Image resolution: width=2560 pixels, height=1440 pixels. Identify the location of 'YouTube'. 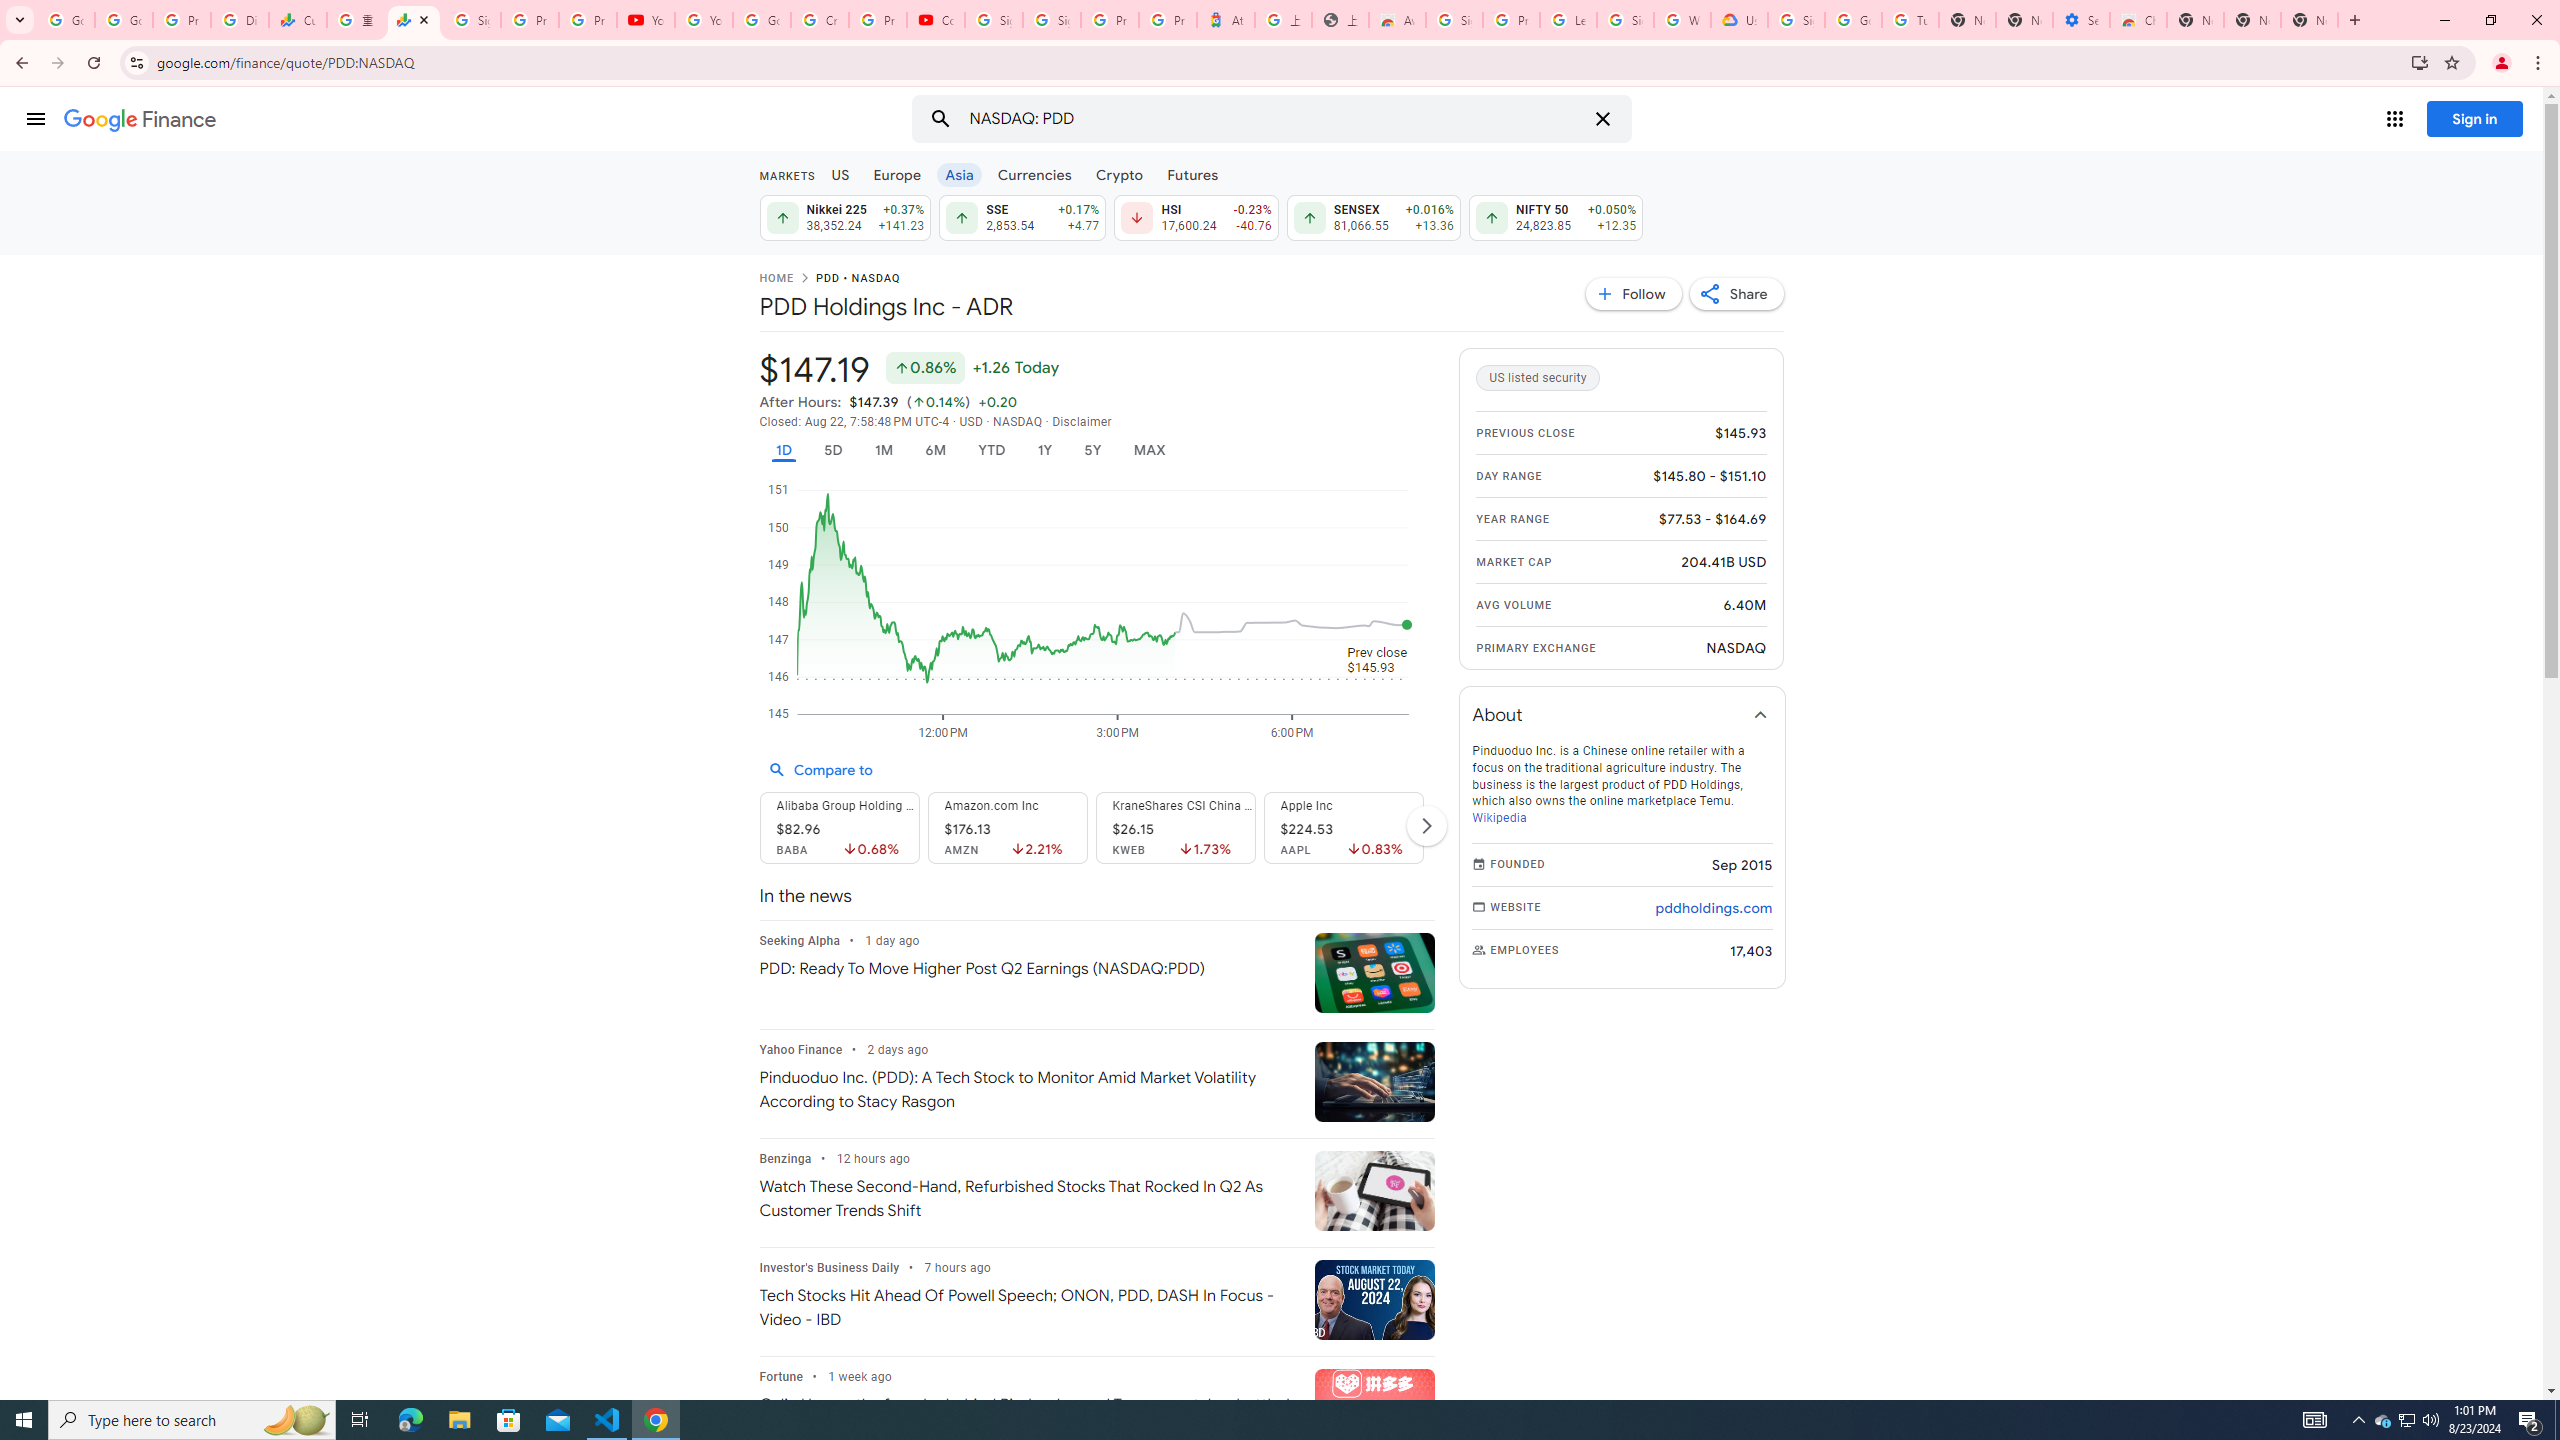
(704, 19).